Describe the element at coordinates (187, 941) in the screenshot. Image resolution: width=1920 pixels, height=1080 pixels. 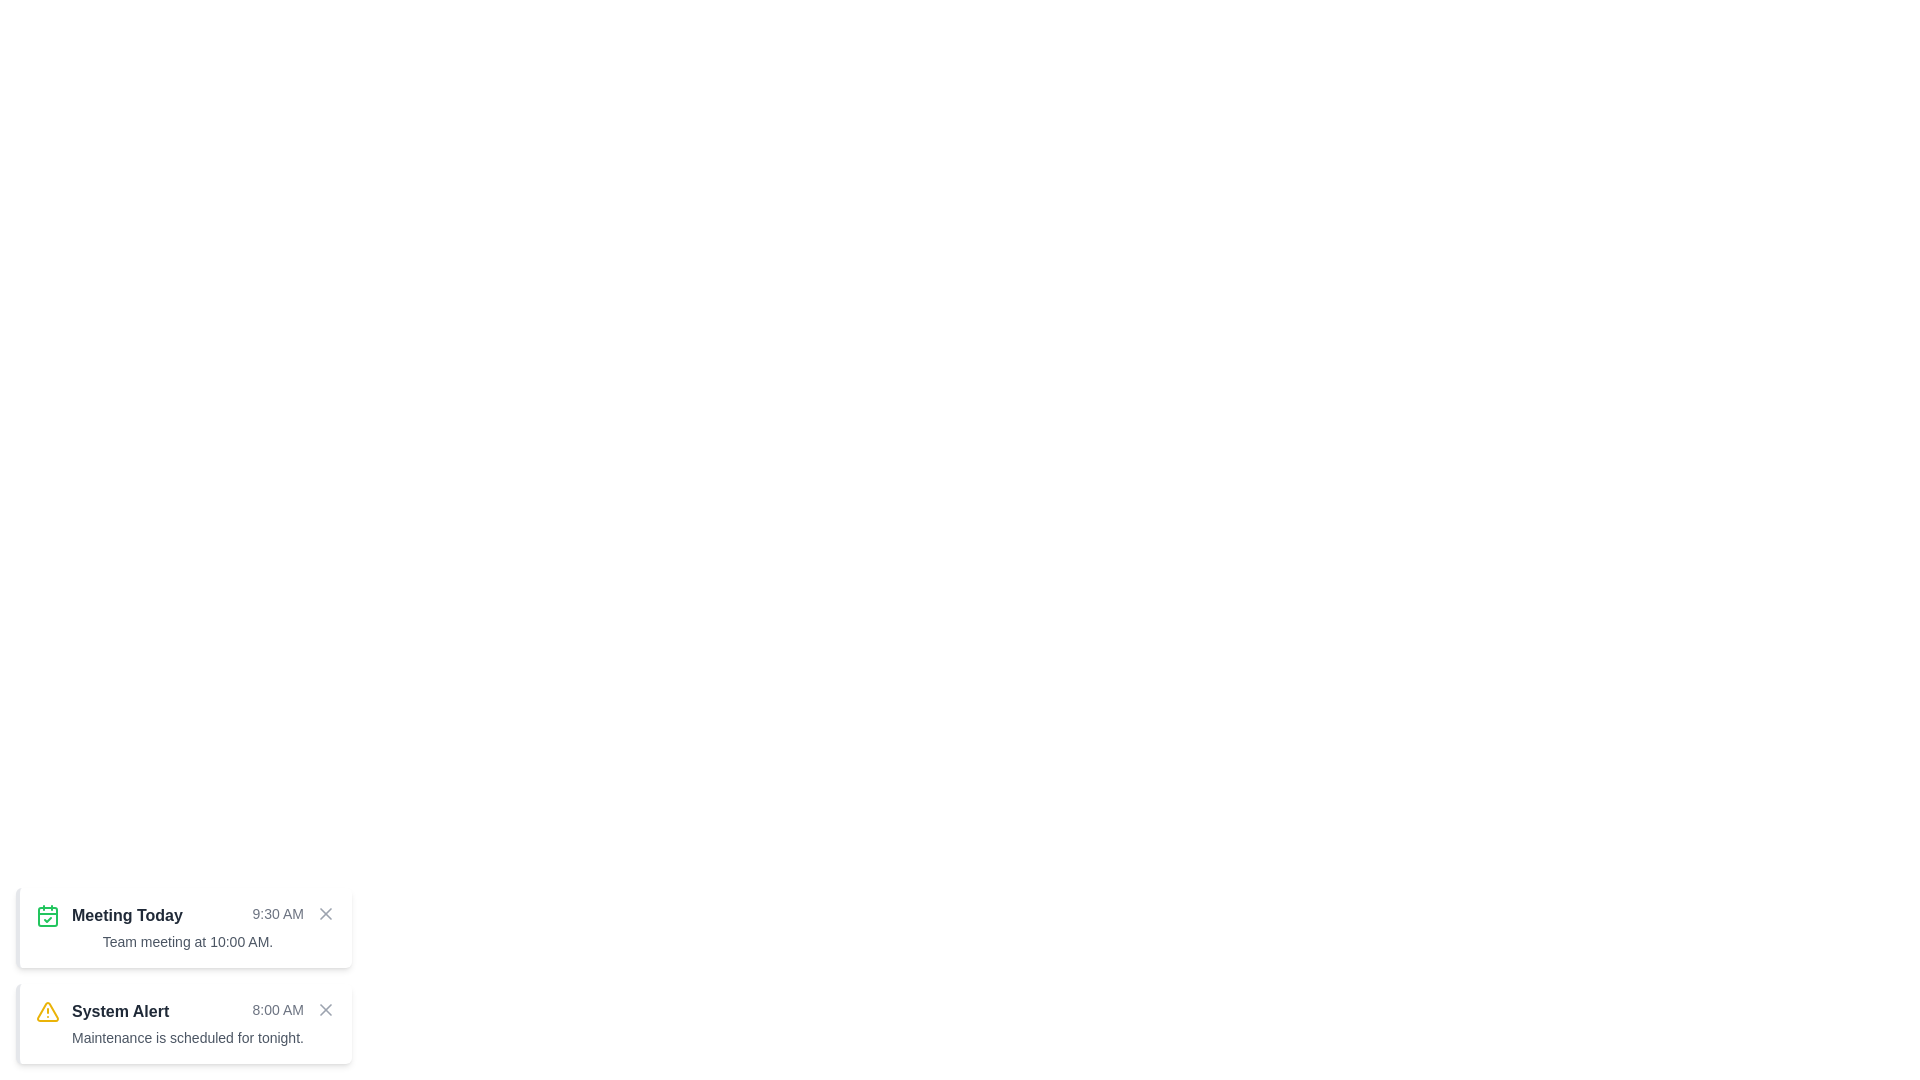
I see `the second visible text label in the 'Meeting Today' group that provides information about the meeting's focus or timing` at that location.